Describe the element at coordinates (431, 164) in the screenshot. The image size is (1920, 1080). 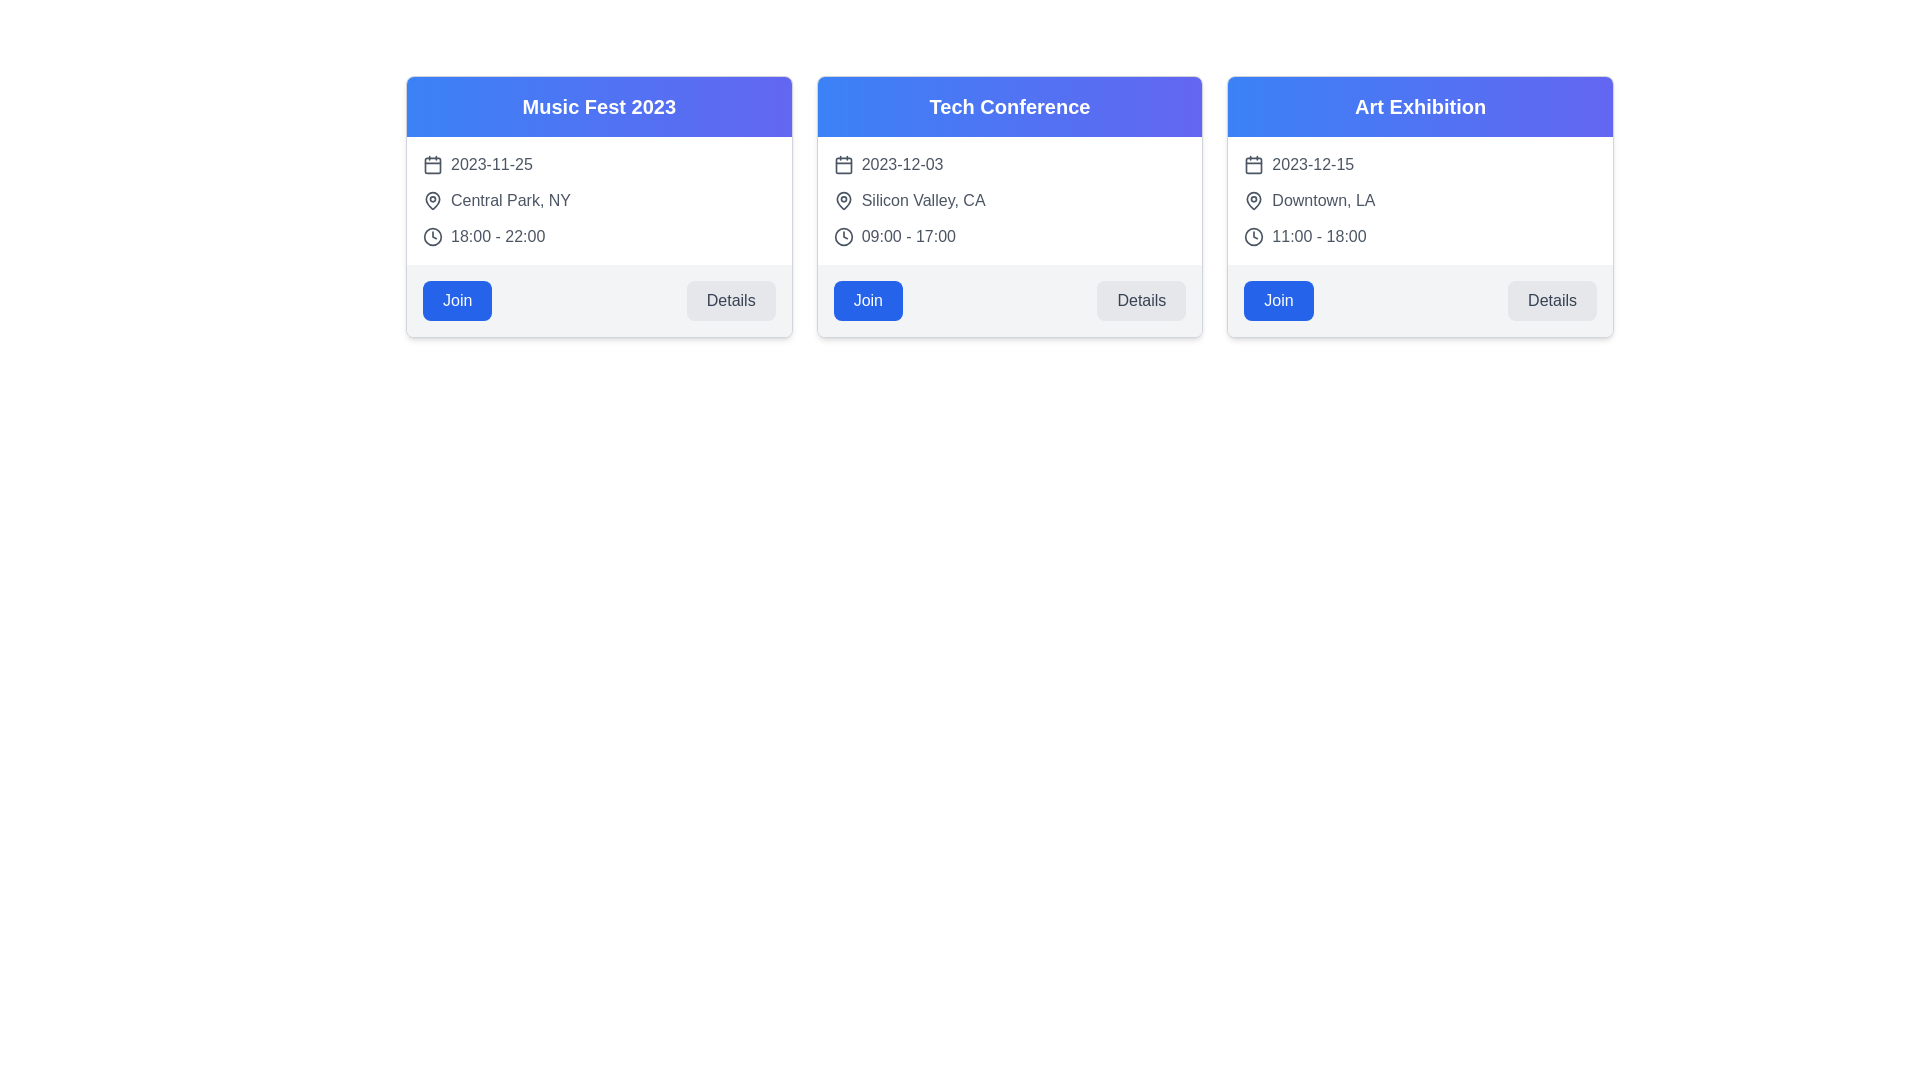
I see `the calendar icon located in the top section of the 'Music Fest 2023' card, which visually signifies the date '2023-11-25'` at that location.